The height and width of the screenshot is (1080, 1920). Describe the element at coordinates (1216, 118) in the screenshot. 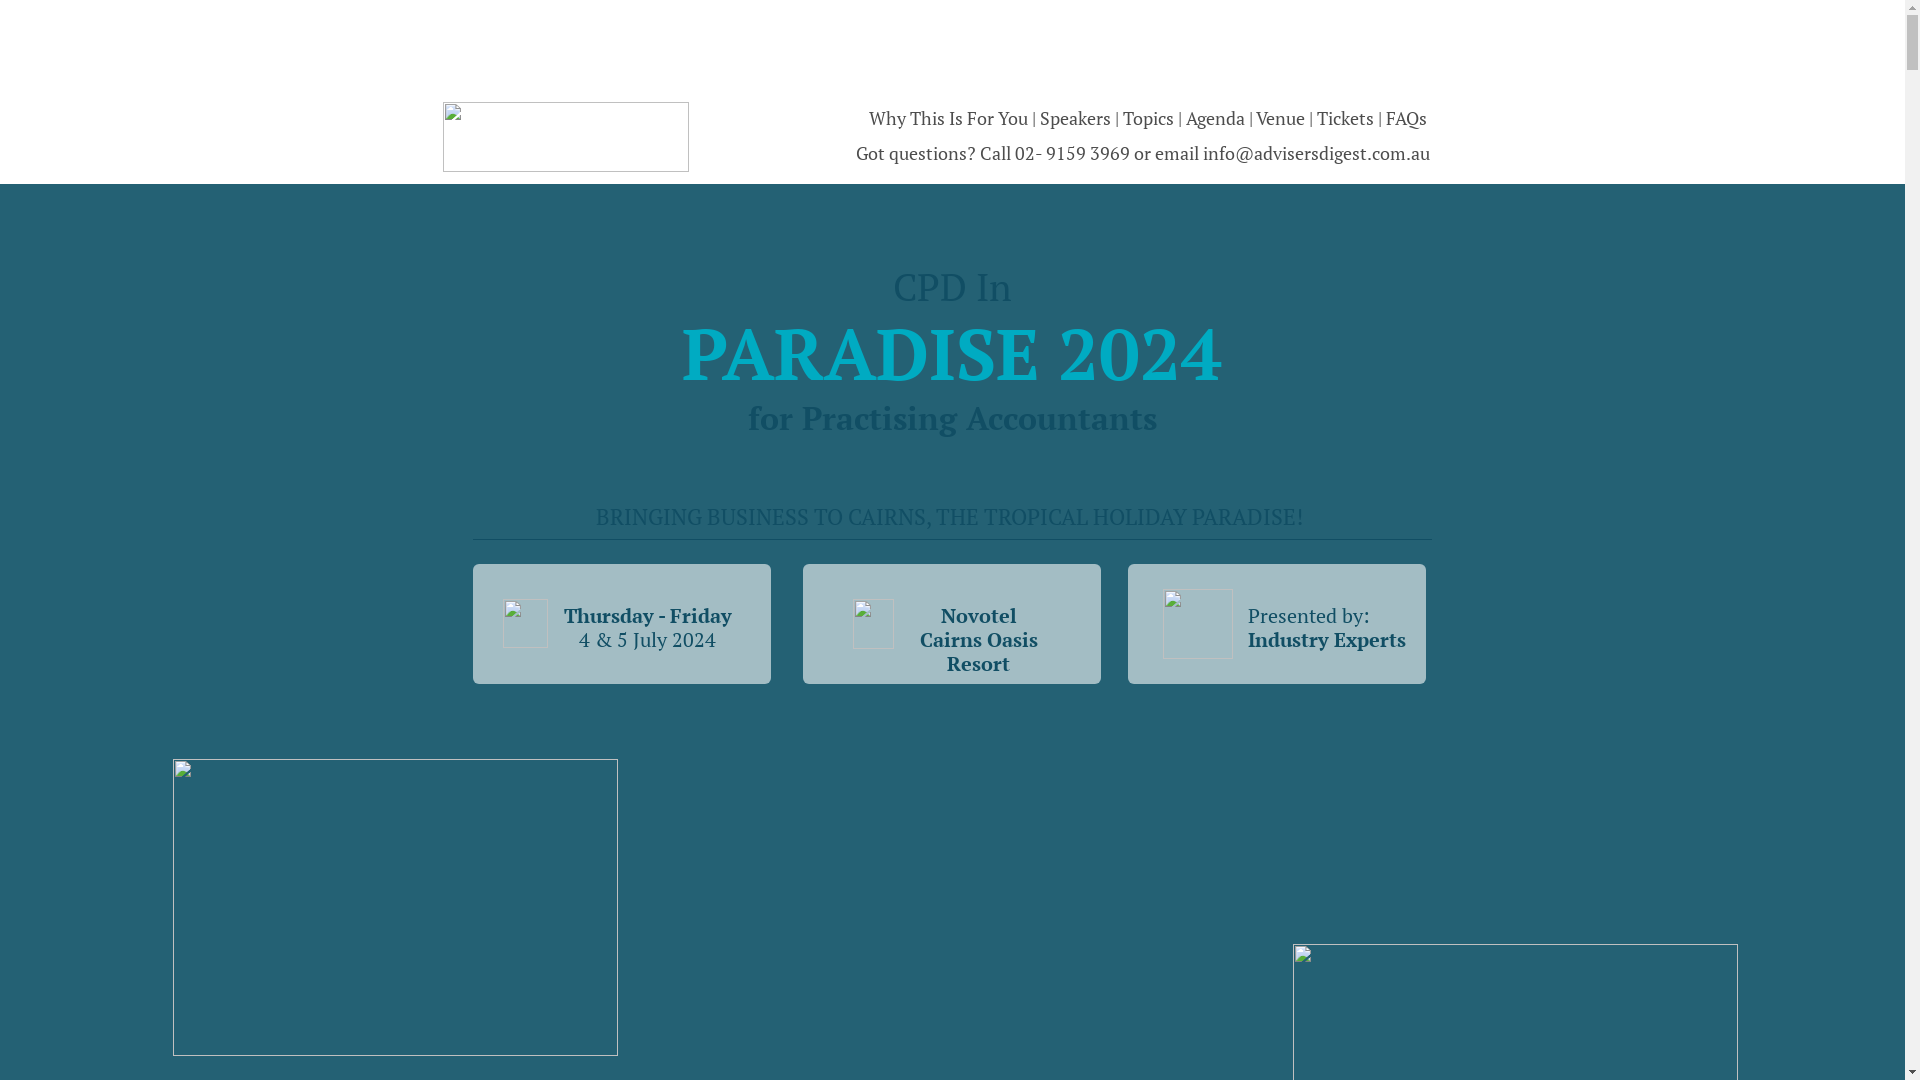

I see `'Agenda'` at that location.